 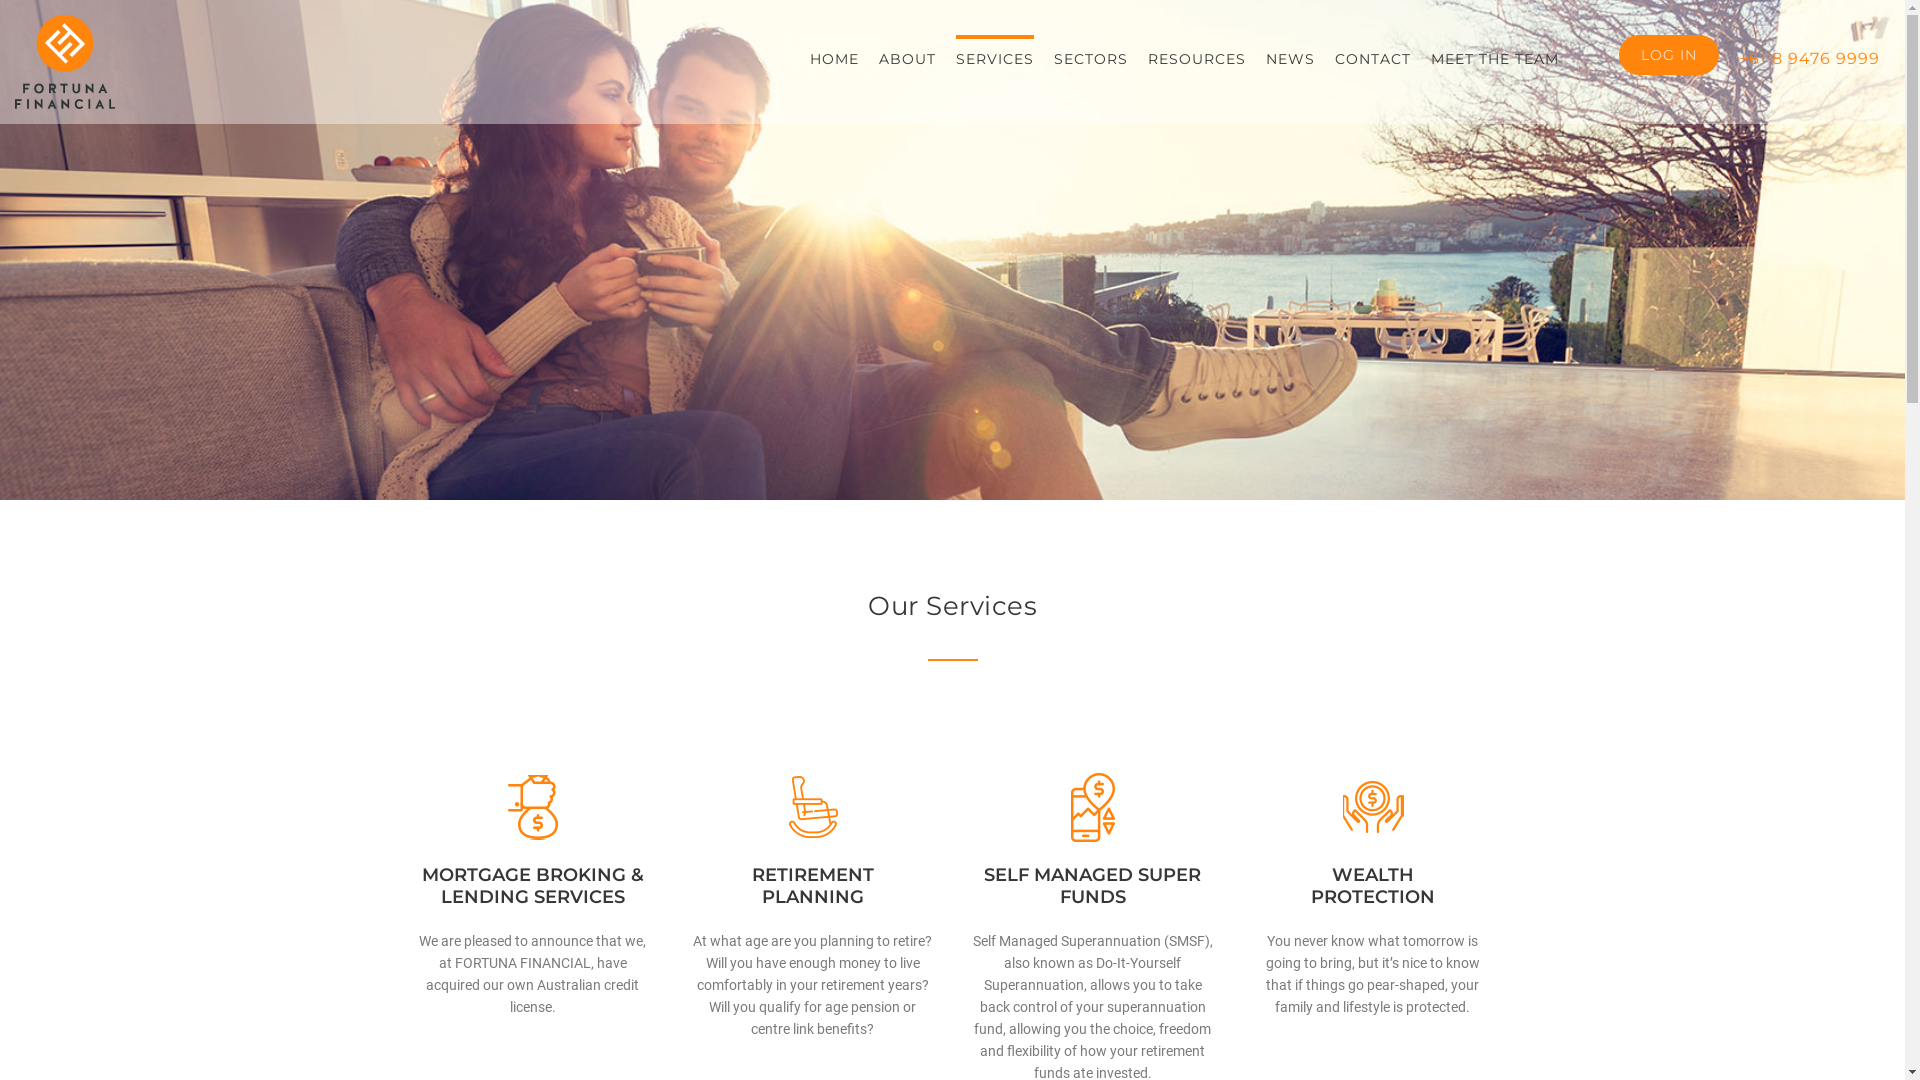 What do you see at coordinates (1196, 56) in the screenshot?
I see `'RESOURCES'` at bounding box center [1196, 56].